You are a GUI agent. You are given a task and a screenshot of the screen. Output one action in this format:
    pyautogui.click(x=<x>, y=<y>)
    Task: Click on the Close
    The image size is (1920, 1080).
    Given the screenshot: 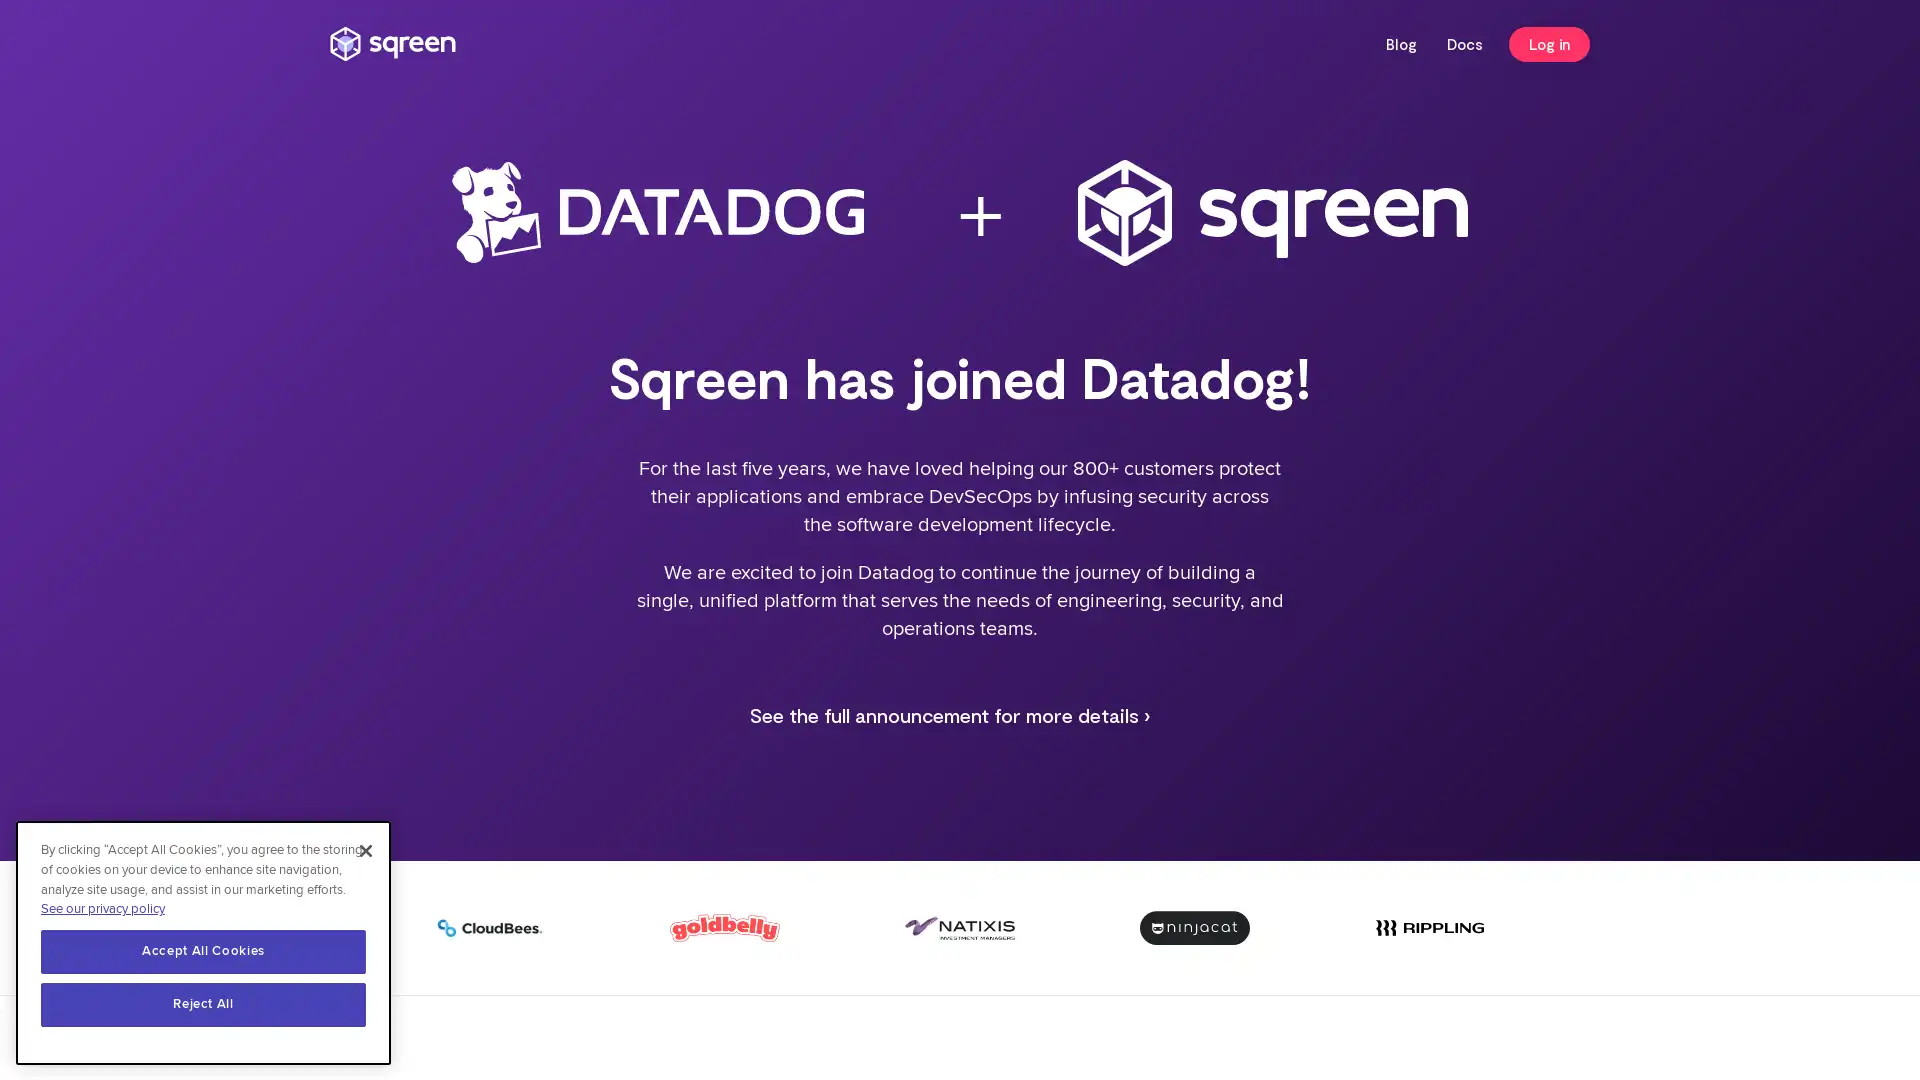 What is the action you would take?
    pyautogui.click(x=365, y=851)
    